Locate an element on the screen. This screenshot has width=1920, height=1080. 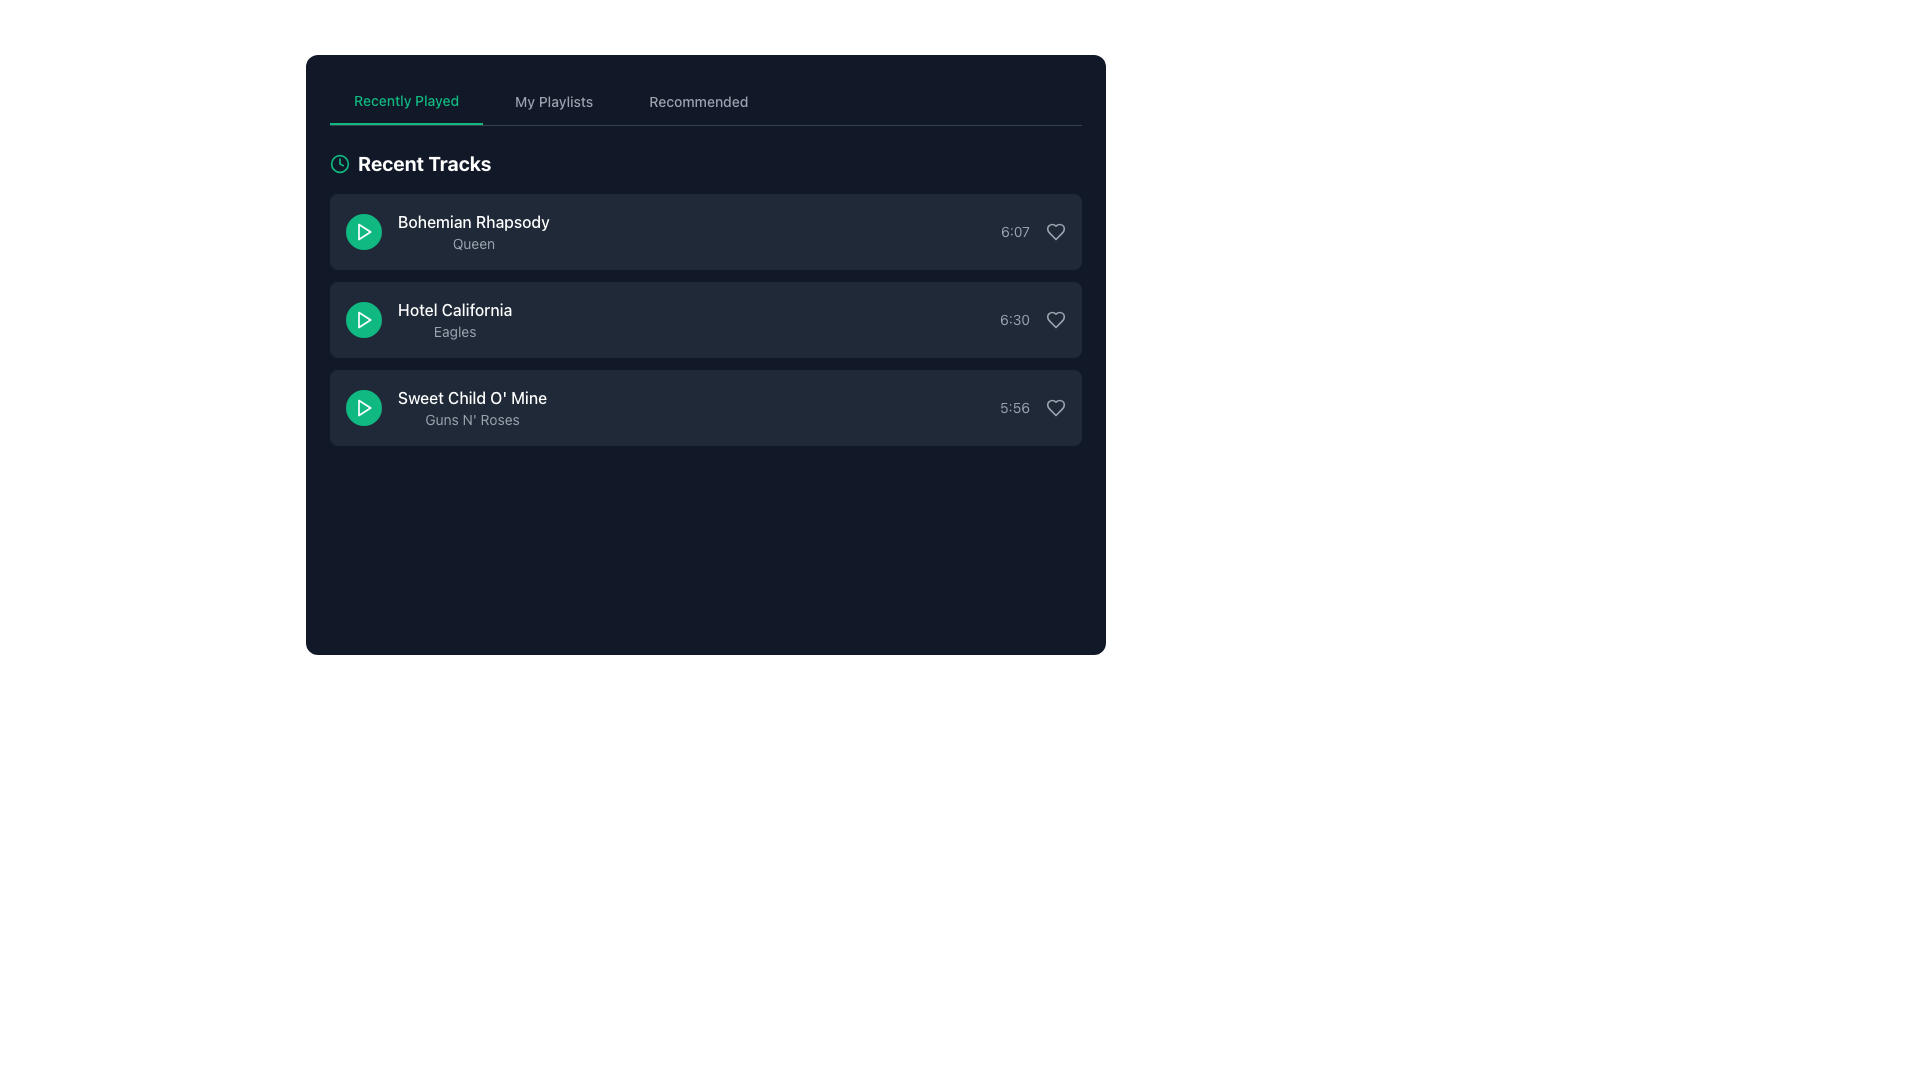
the music track item displaying 'Bohemian Rhapsody' by 'Queen' is located at coordinates (446, 230).